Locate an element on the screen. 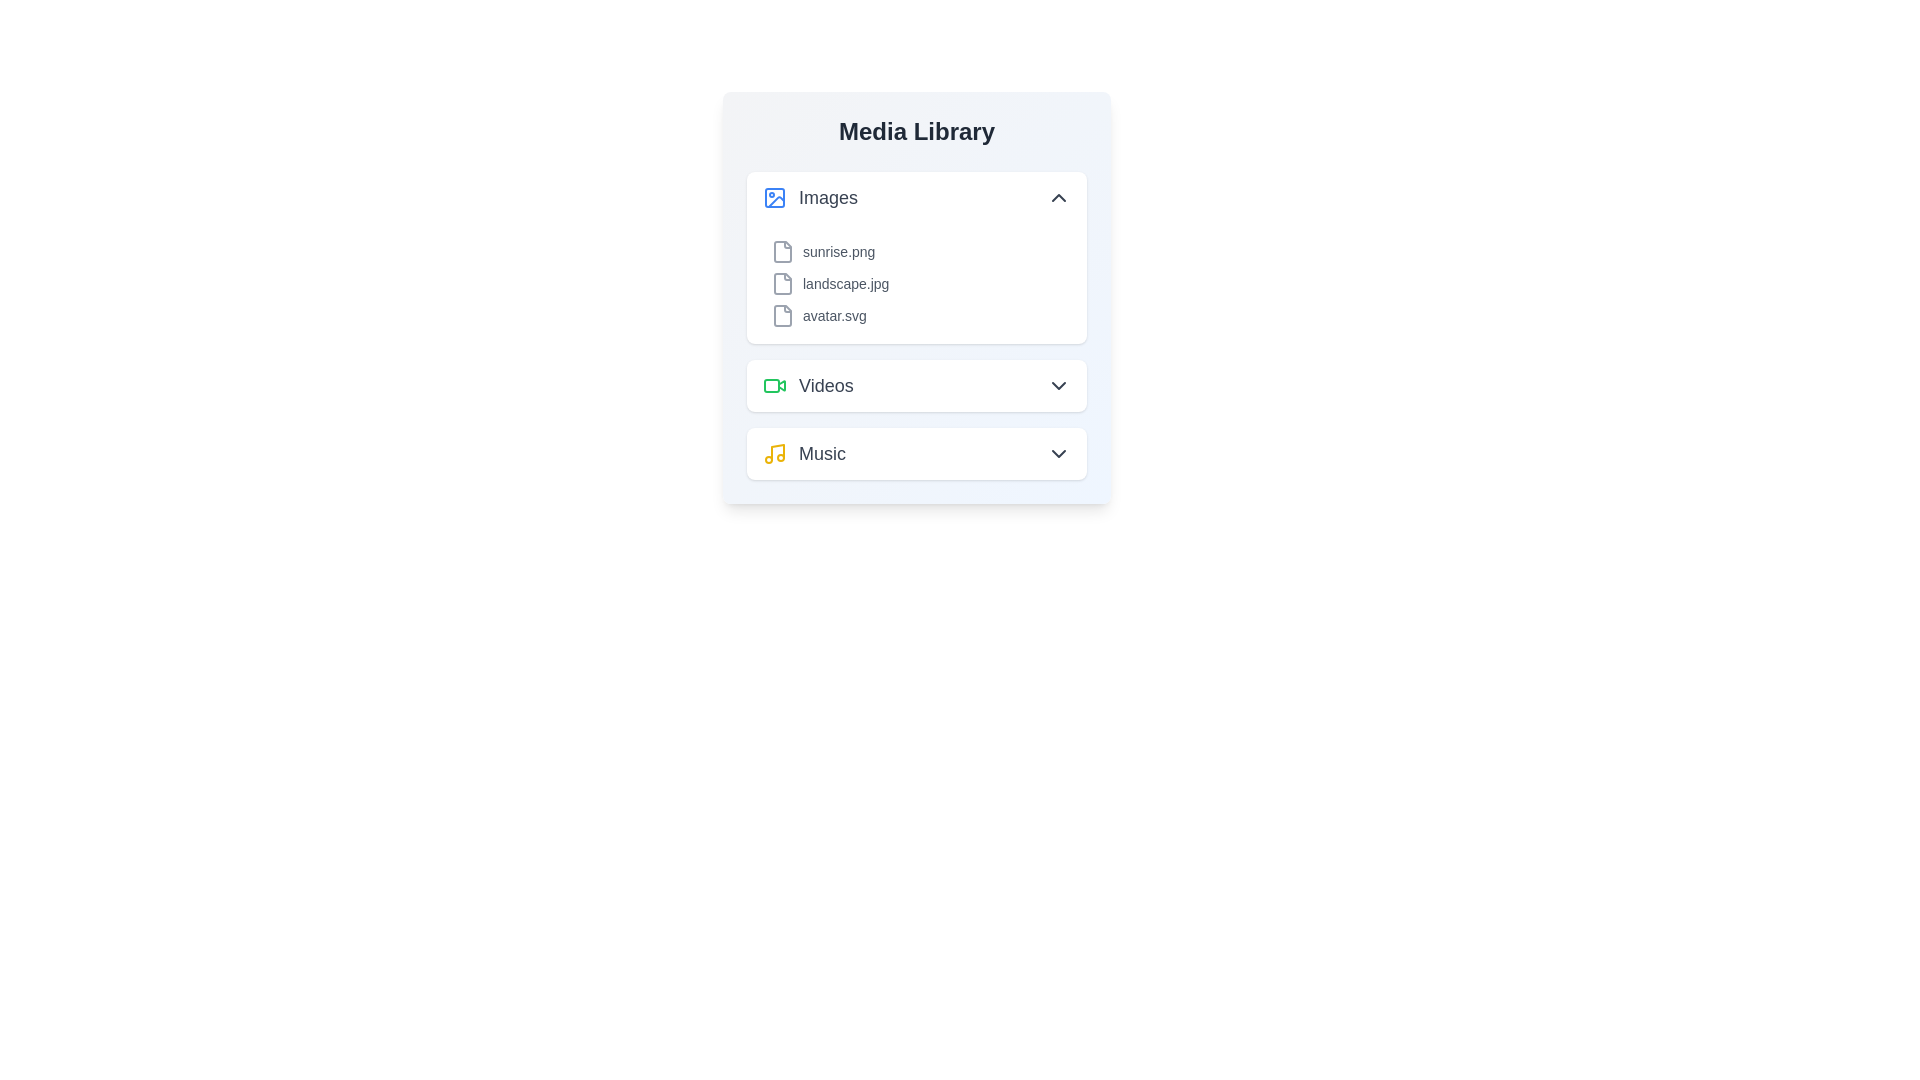 Image resolution: width=1920 pixels, height=1080 pixels. the decorative graphical element representing the 'Videos' section, which is part of the video icon within the media library interface is located at coordinates (771, 385).